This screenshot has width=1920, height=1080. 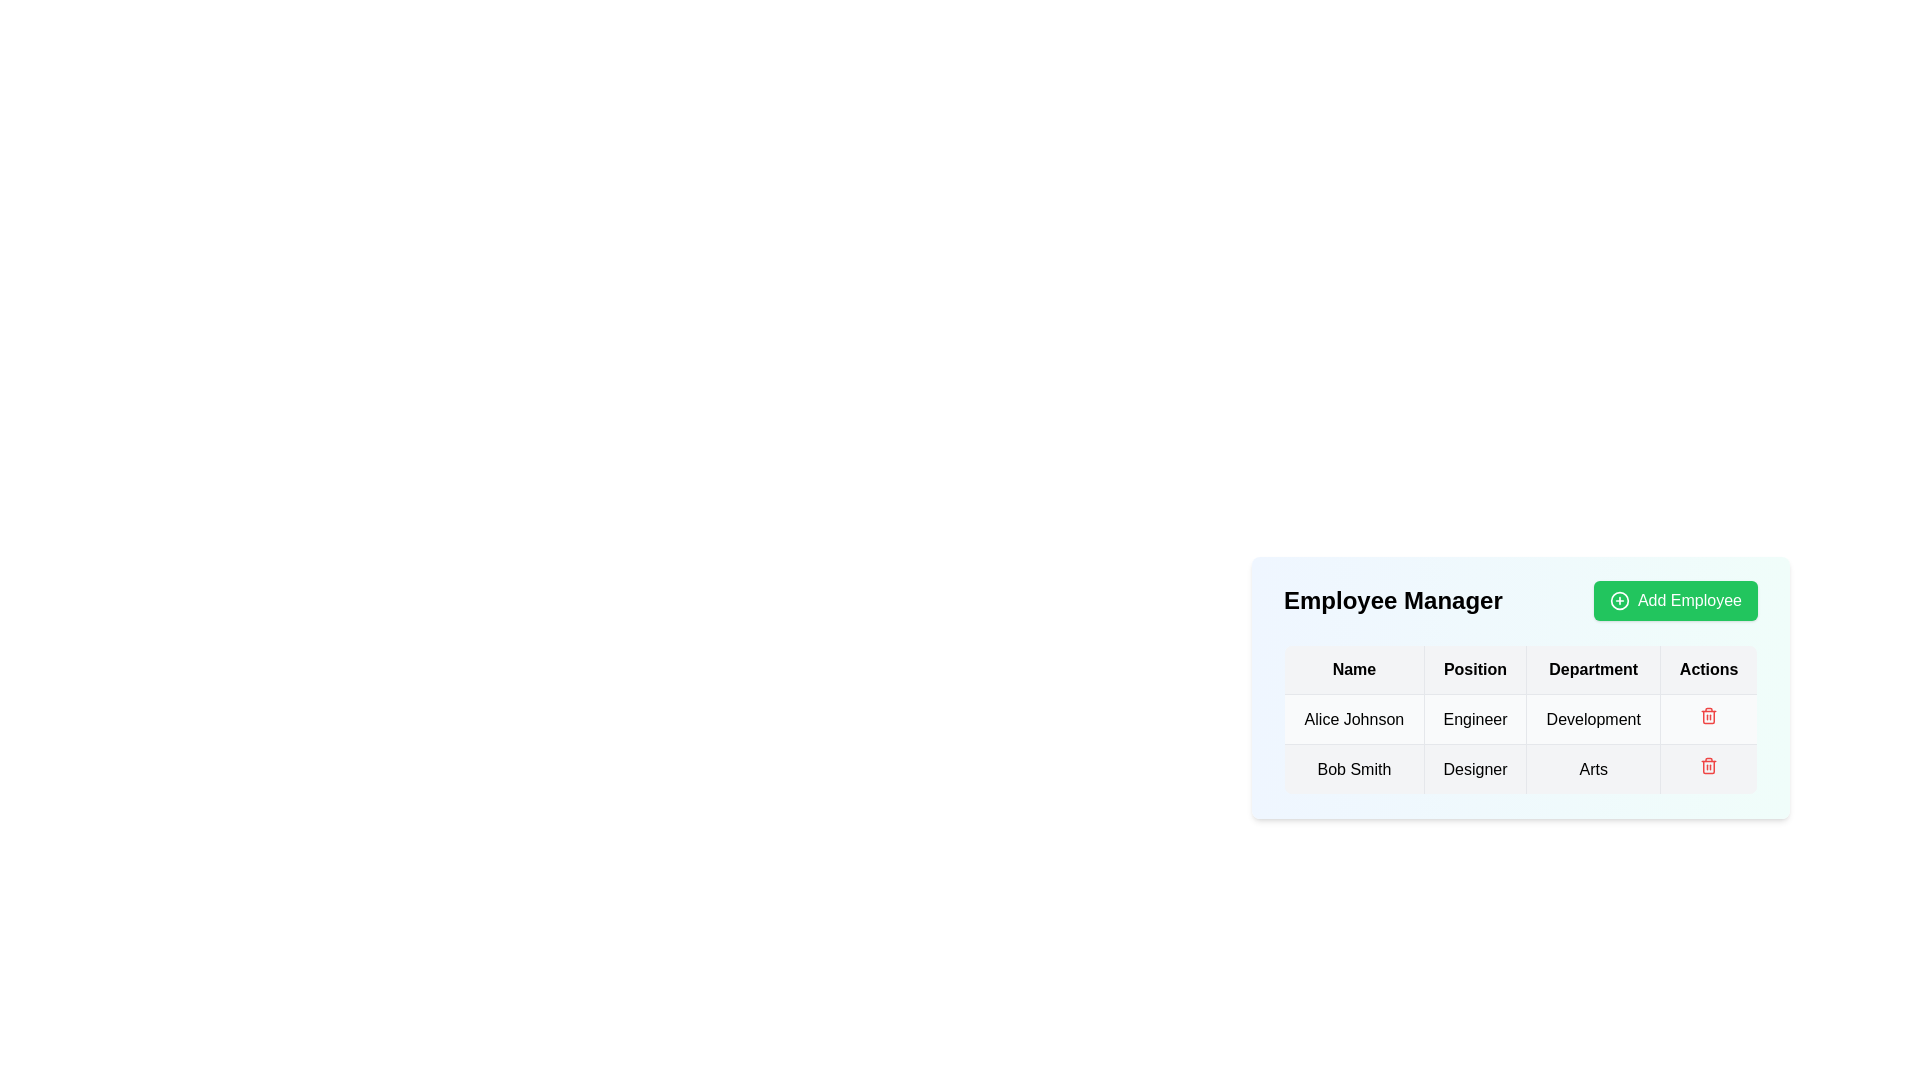 What do you see at coordinates (1475, 718) in the screenshot?
I see `the TextLabel displaying 'Engineer' under the 'Position' column for 'Alice Johnson' in the 'Employee Manager' table` at bounding box center [1475, 718].